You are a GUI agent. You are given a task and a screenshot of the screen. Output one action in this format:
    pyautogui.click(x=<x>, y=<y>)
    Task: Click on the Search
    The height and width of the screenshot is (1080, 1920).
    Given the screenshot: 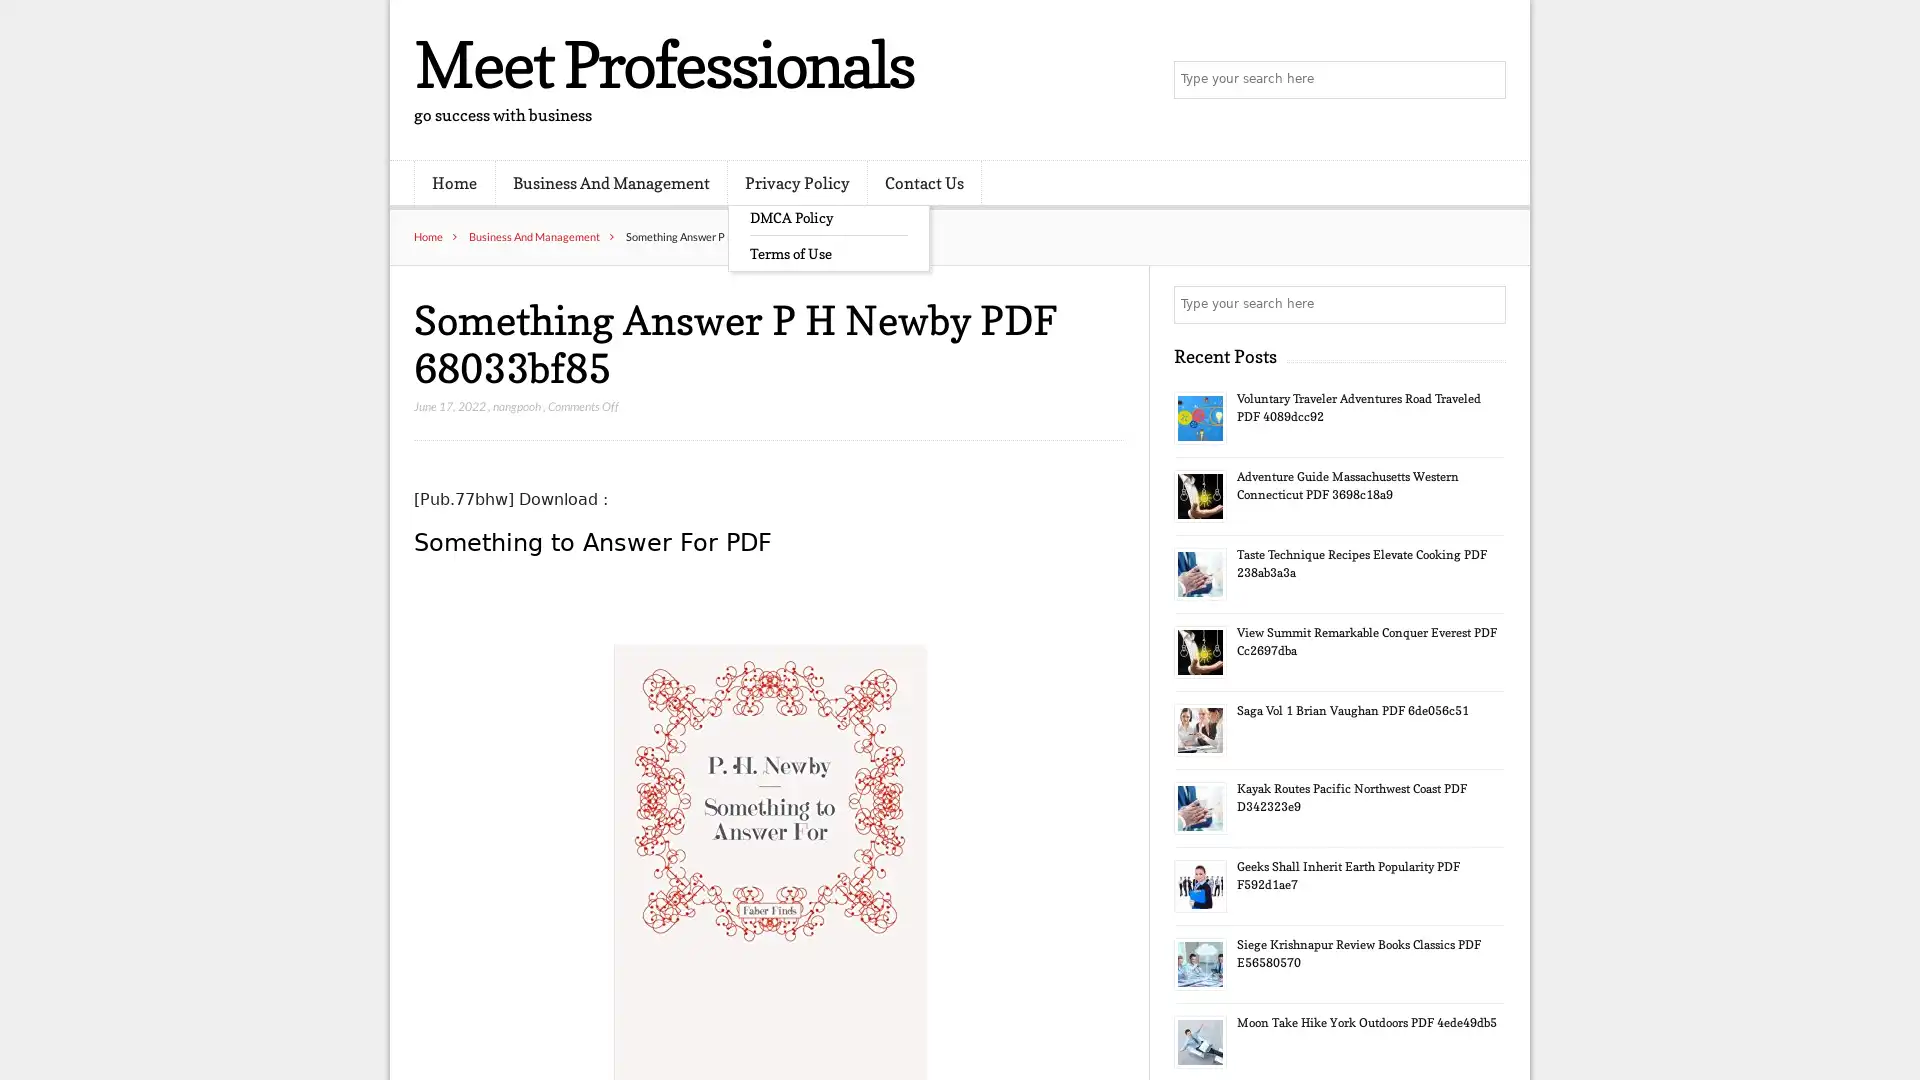 What is the action you would take?
    pyautogui.click(x=1485, y=80)
    